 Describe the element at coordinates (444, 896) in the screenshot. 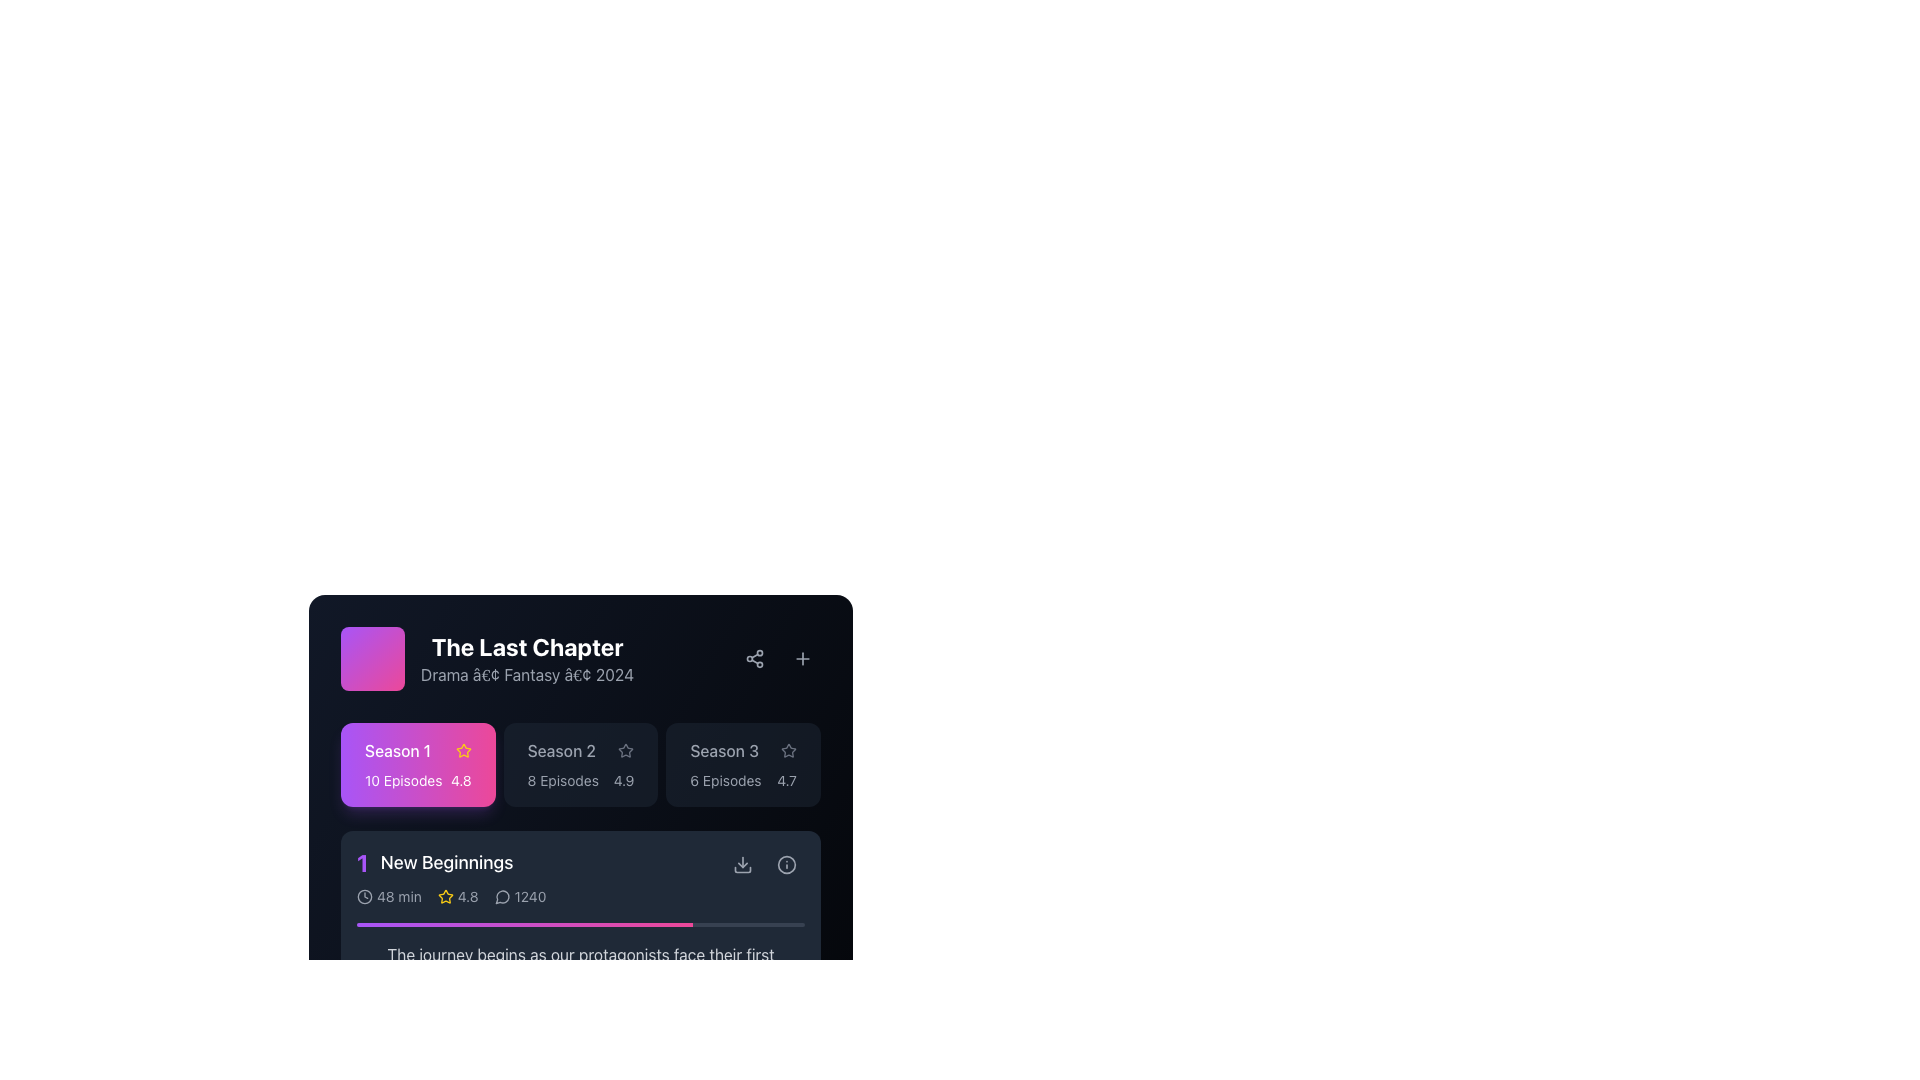

I see `the star-shaped icon with a yellow stroke, which is part of a horizontal layout containing a numerical rating of '4.8'` at that location.